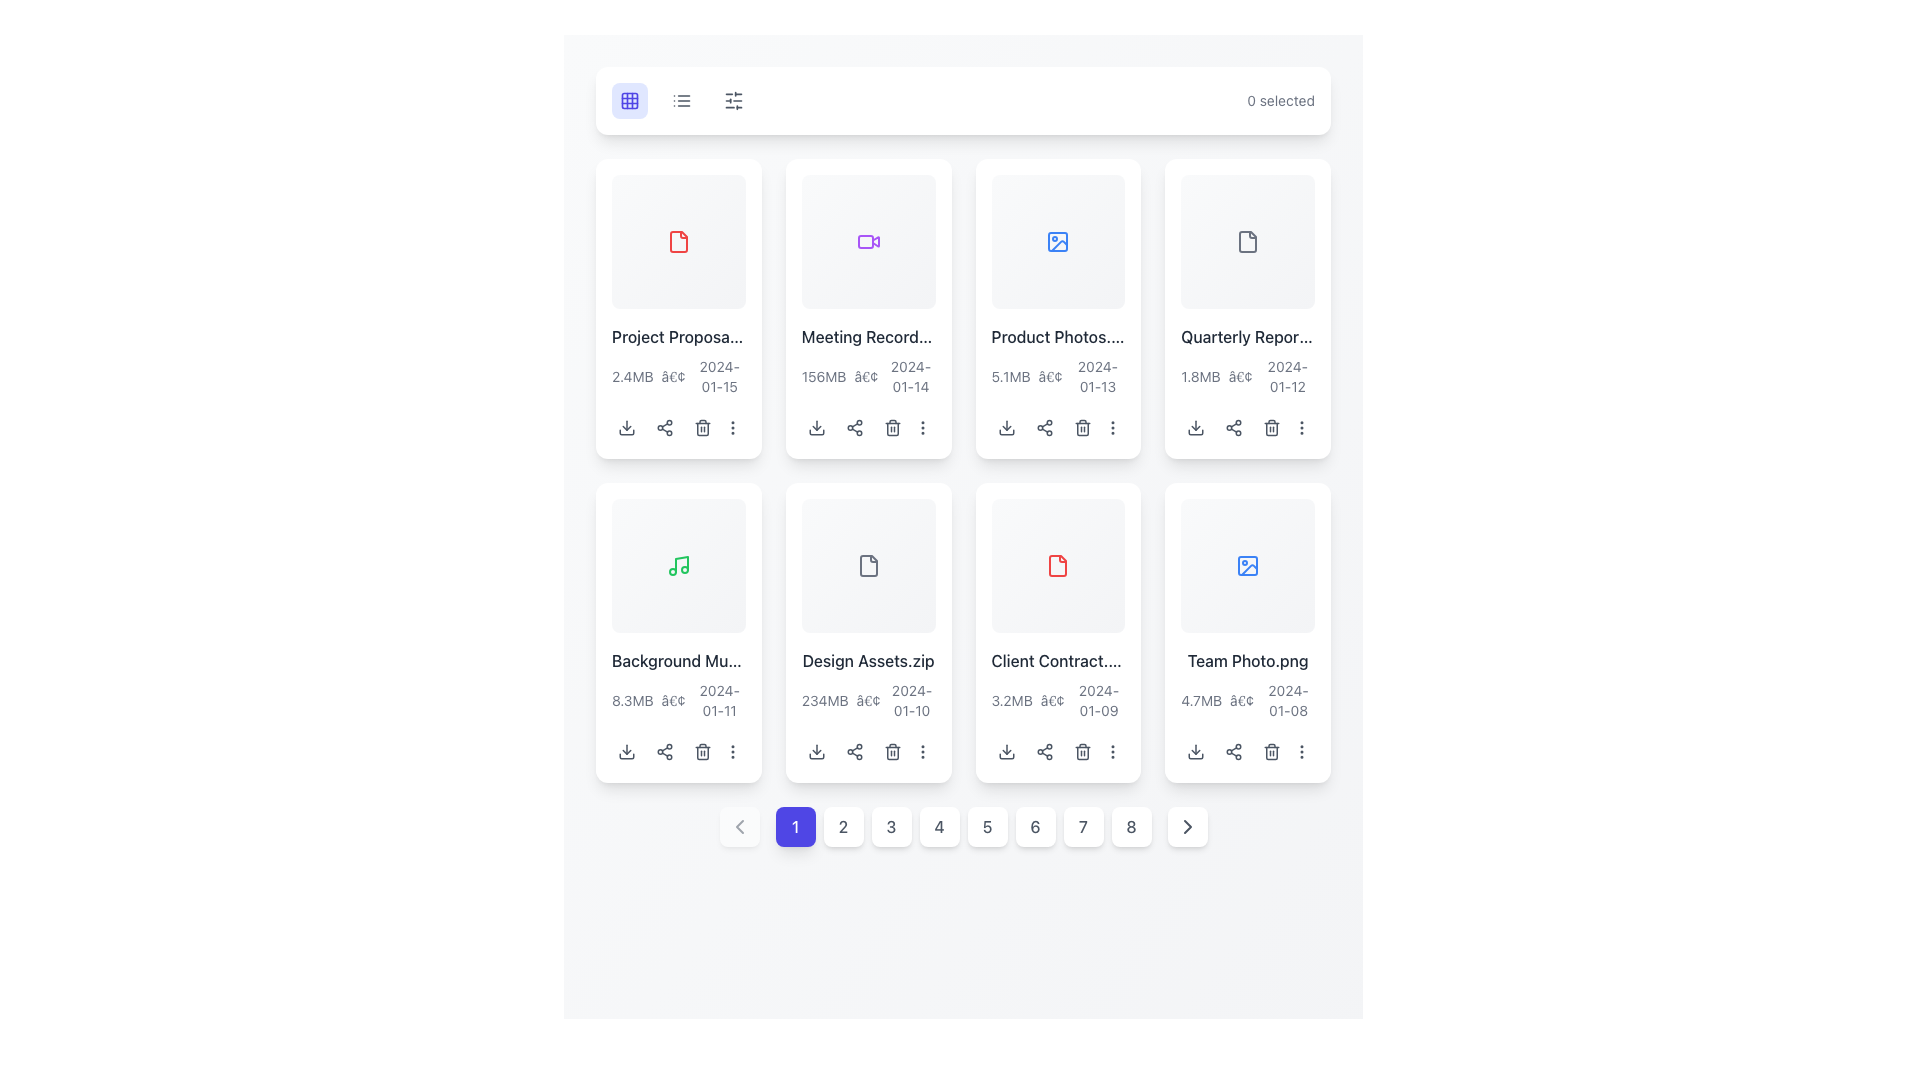 This screenshot has height=1080, width=1920. I want to click on the download icon button within the card for 'Product Photos.jpg', so click(1006, 426).